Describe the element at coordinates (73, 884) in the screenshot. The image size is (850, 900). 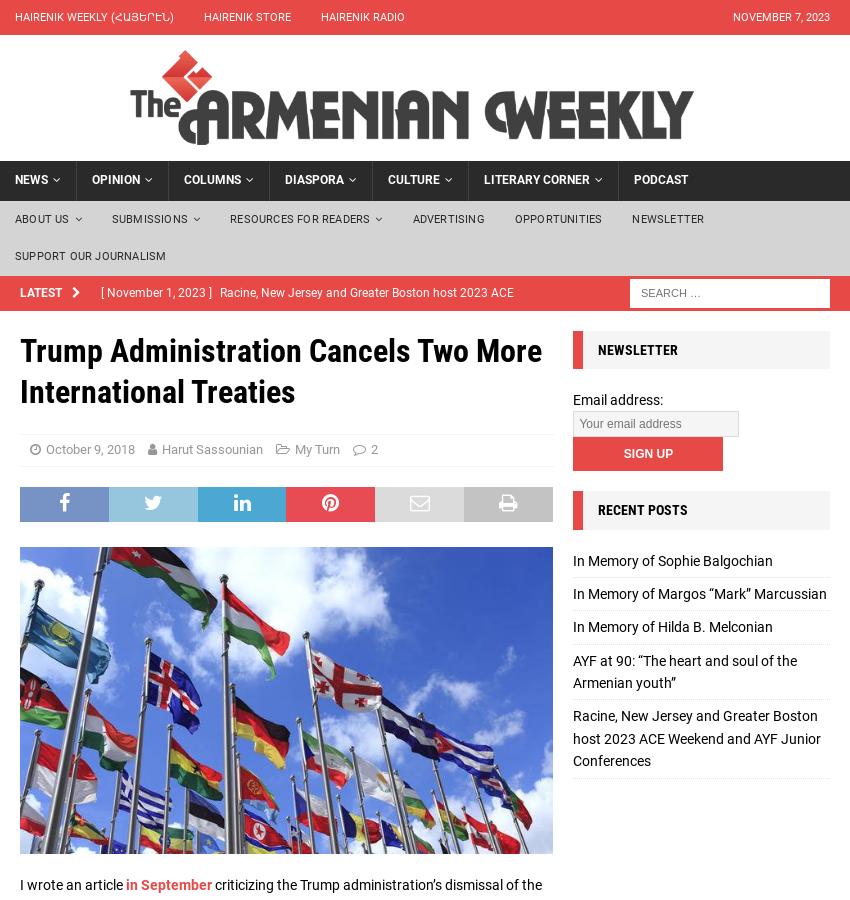
I see `'I wrote an article'` at that location.